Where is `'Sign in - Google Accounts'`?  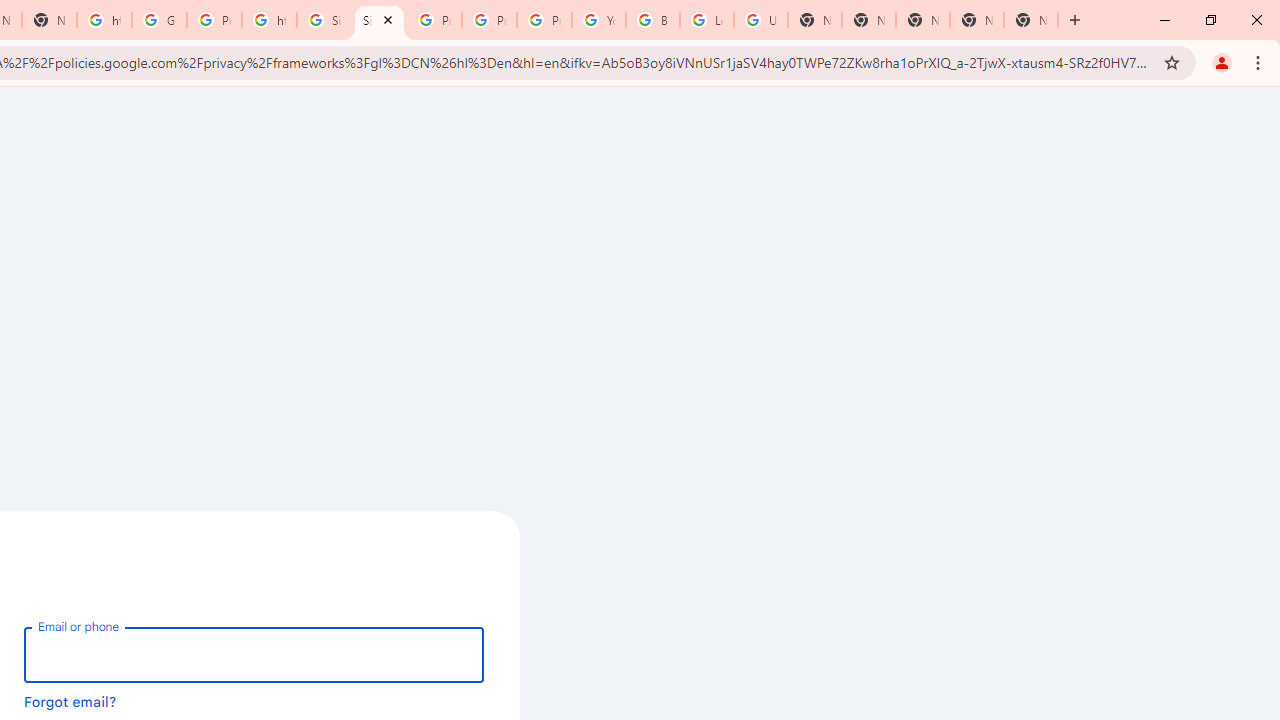 'Sign in - Google Accounts' is located at coordinates (379, 20).